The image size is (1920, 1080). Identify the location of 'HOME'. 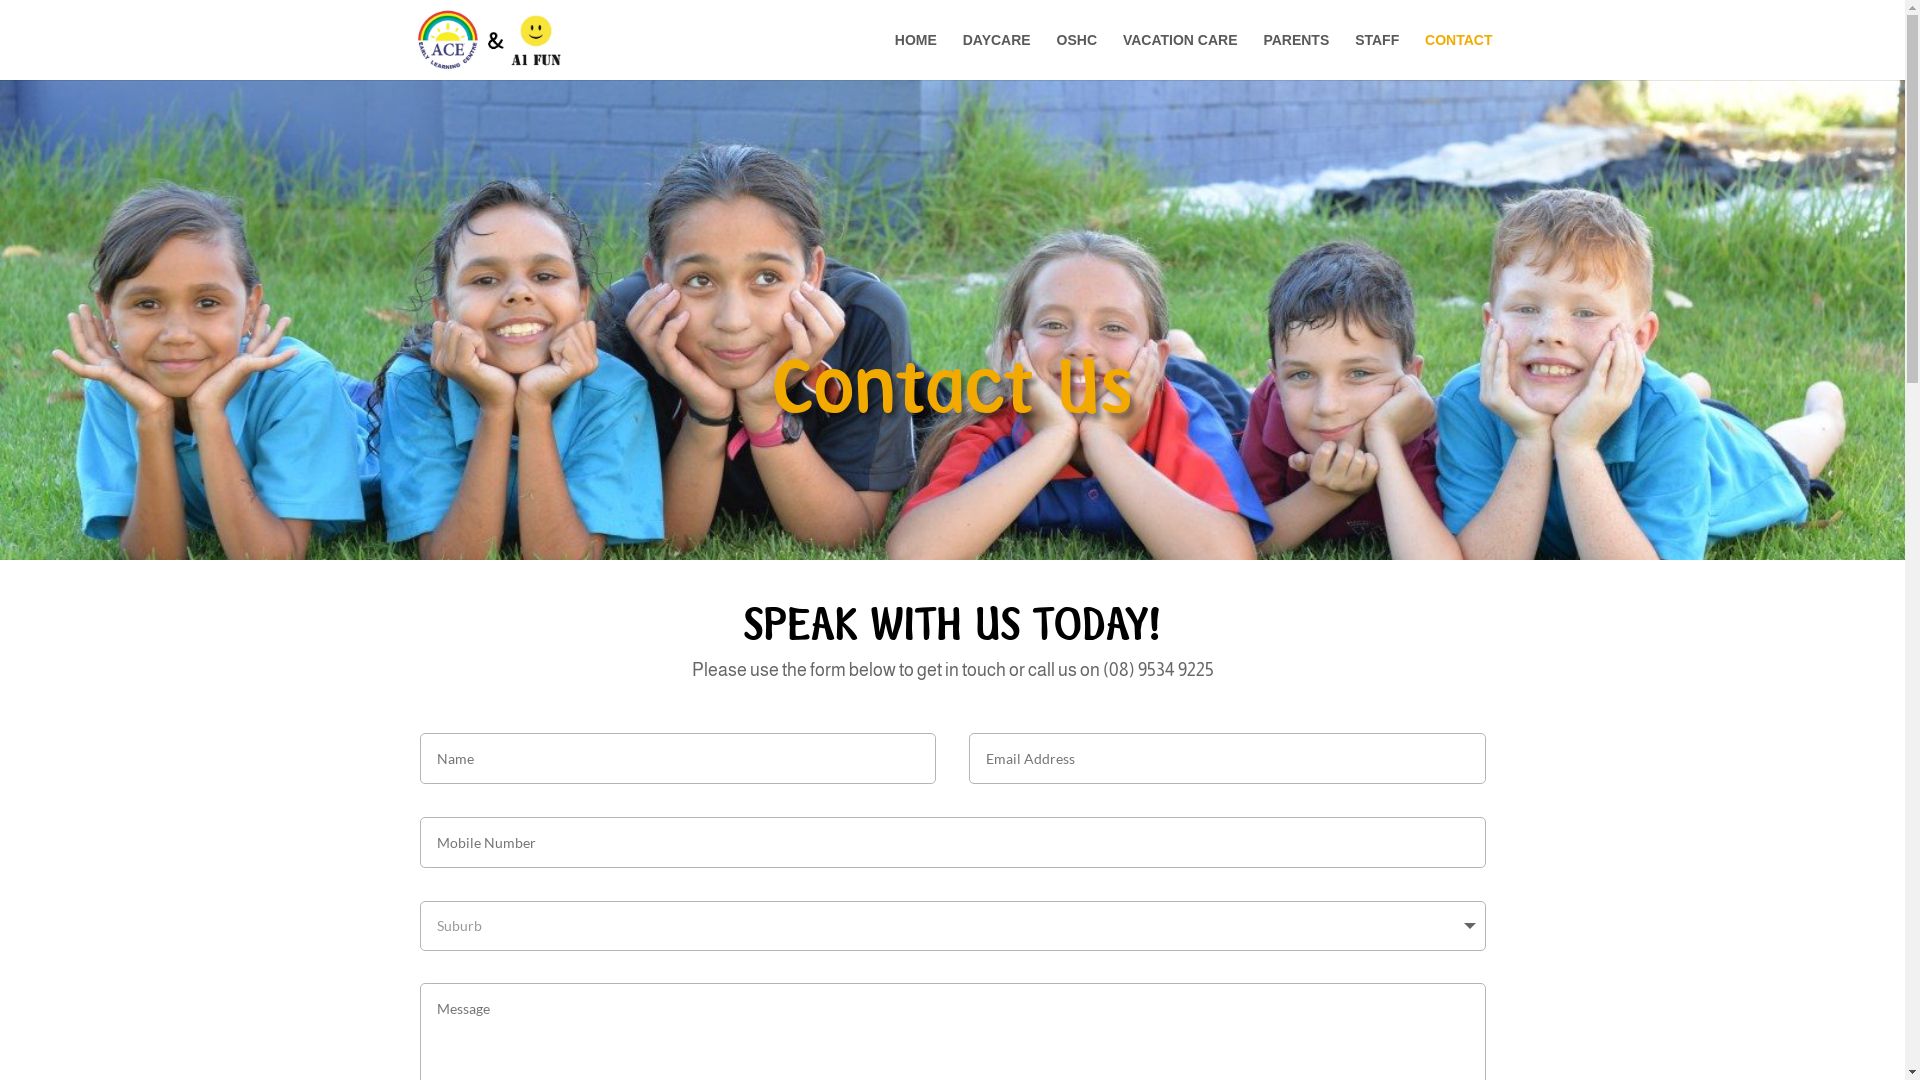
(915, 55).